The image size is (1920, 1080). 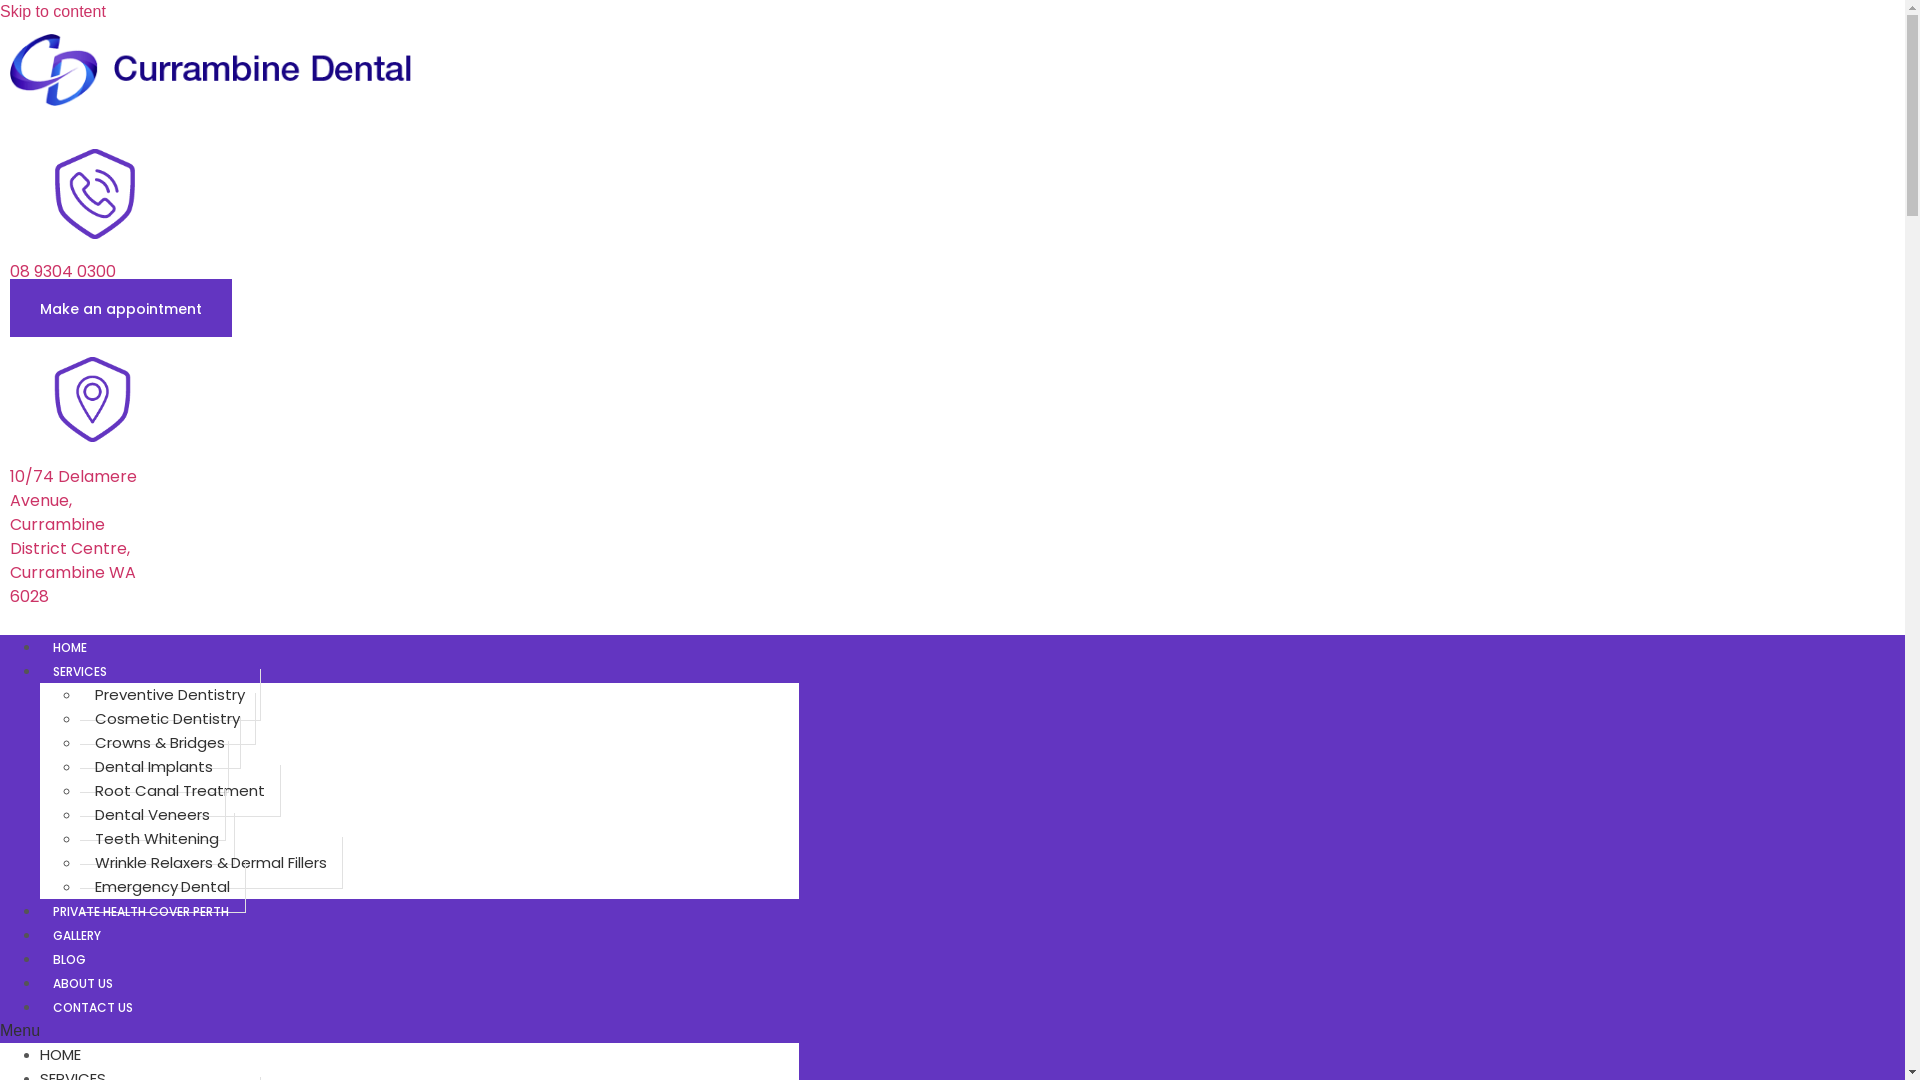 What do you see at coordinates (80, 839) in the screenshot?
I see `'Teeth Whitening'` at bounding box center [80, 839].